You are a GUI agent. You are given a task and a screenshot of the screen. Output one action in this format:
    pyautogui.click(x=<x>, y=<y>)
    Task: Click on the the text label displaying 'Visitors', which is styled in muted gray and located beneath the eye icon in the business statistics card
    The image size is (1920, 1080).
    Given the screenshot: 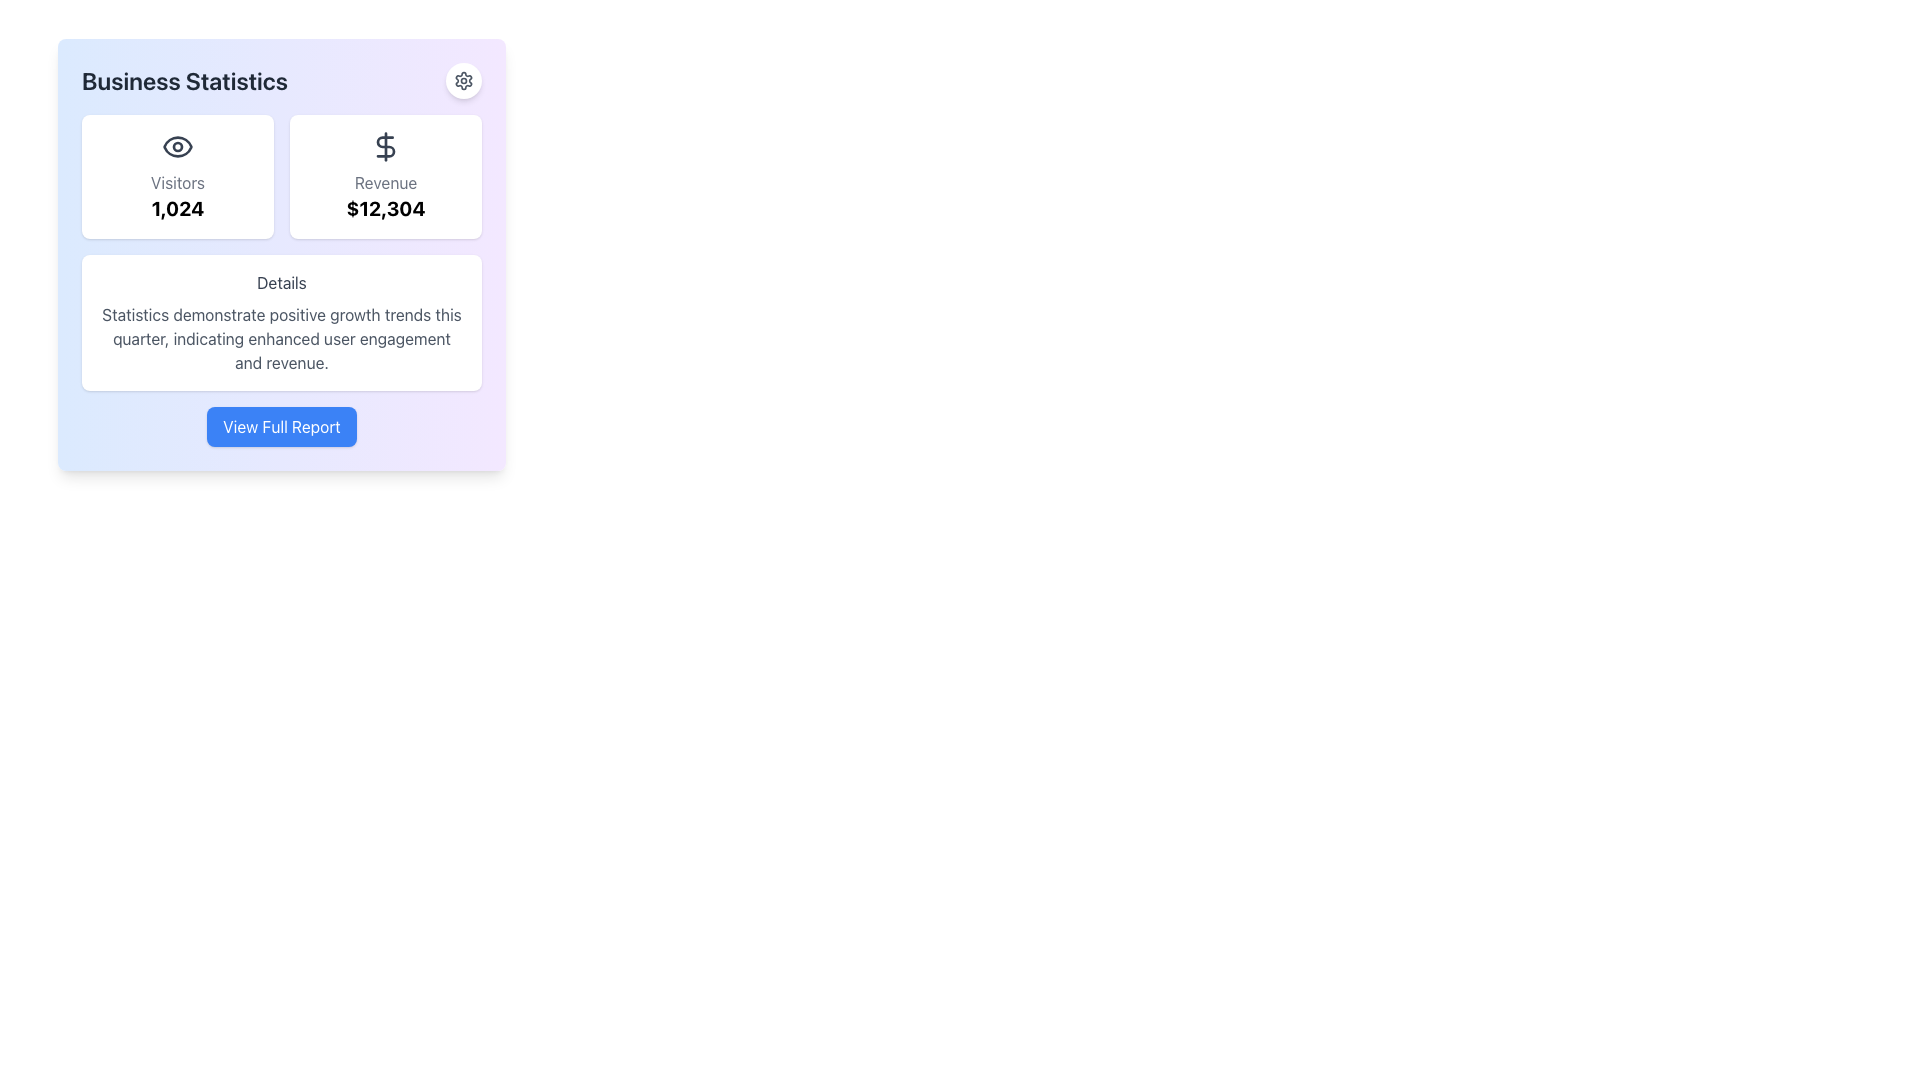 What is the action you would take?
    pyautogui.click(x=177, y=182)
    